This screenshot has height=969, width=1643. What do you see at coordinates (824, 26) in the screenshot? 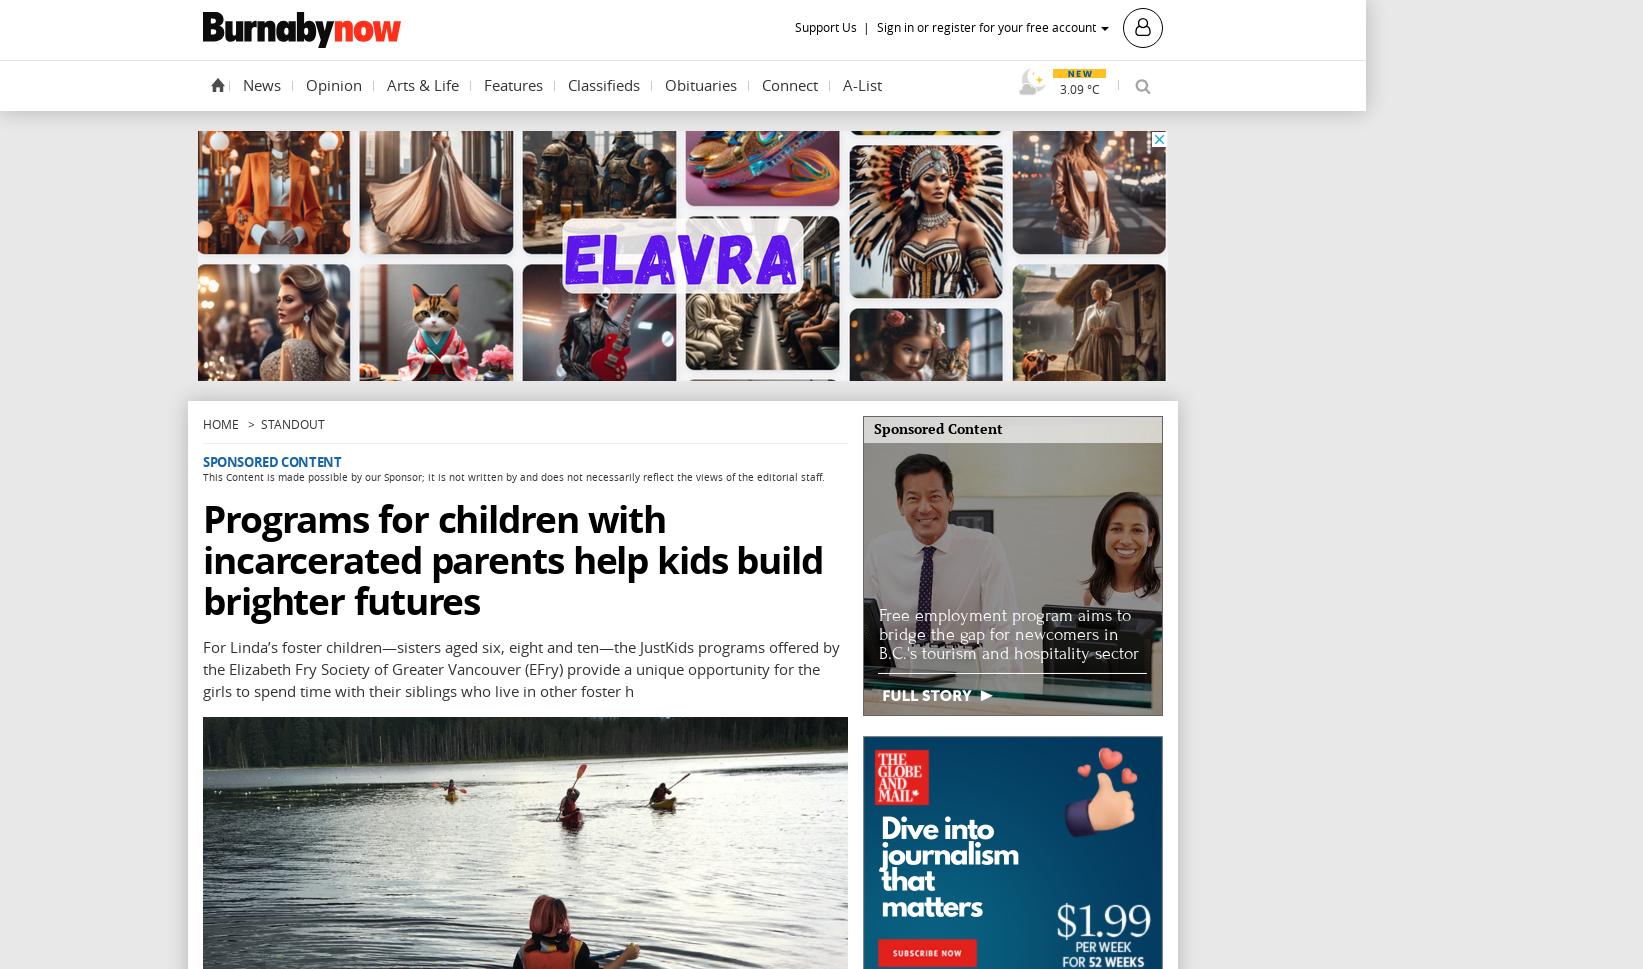
I see `'Support Us'` at bounding box center [824, 26].